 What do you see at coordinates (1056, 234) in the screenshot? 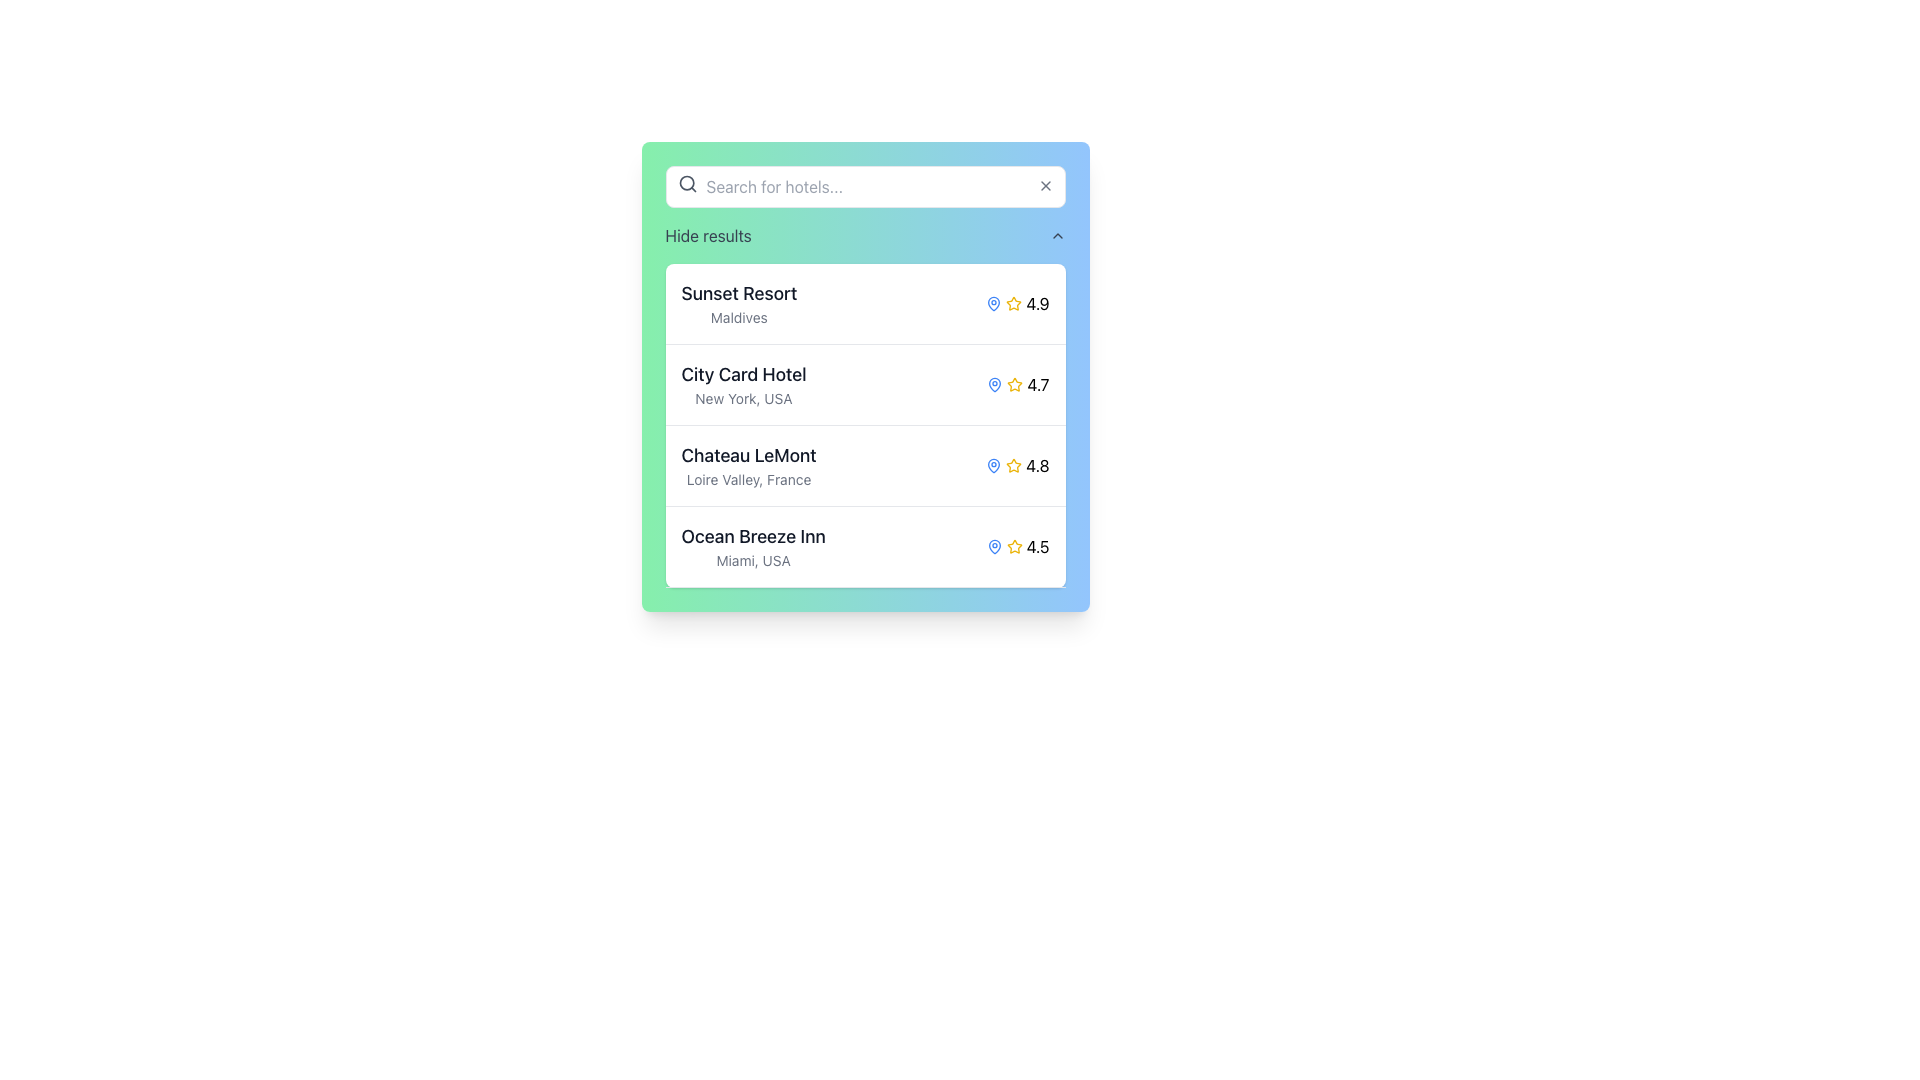
I see `the chevron icon located at the far right side of the header within the card component` at bounding box center [1056, 234].